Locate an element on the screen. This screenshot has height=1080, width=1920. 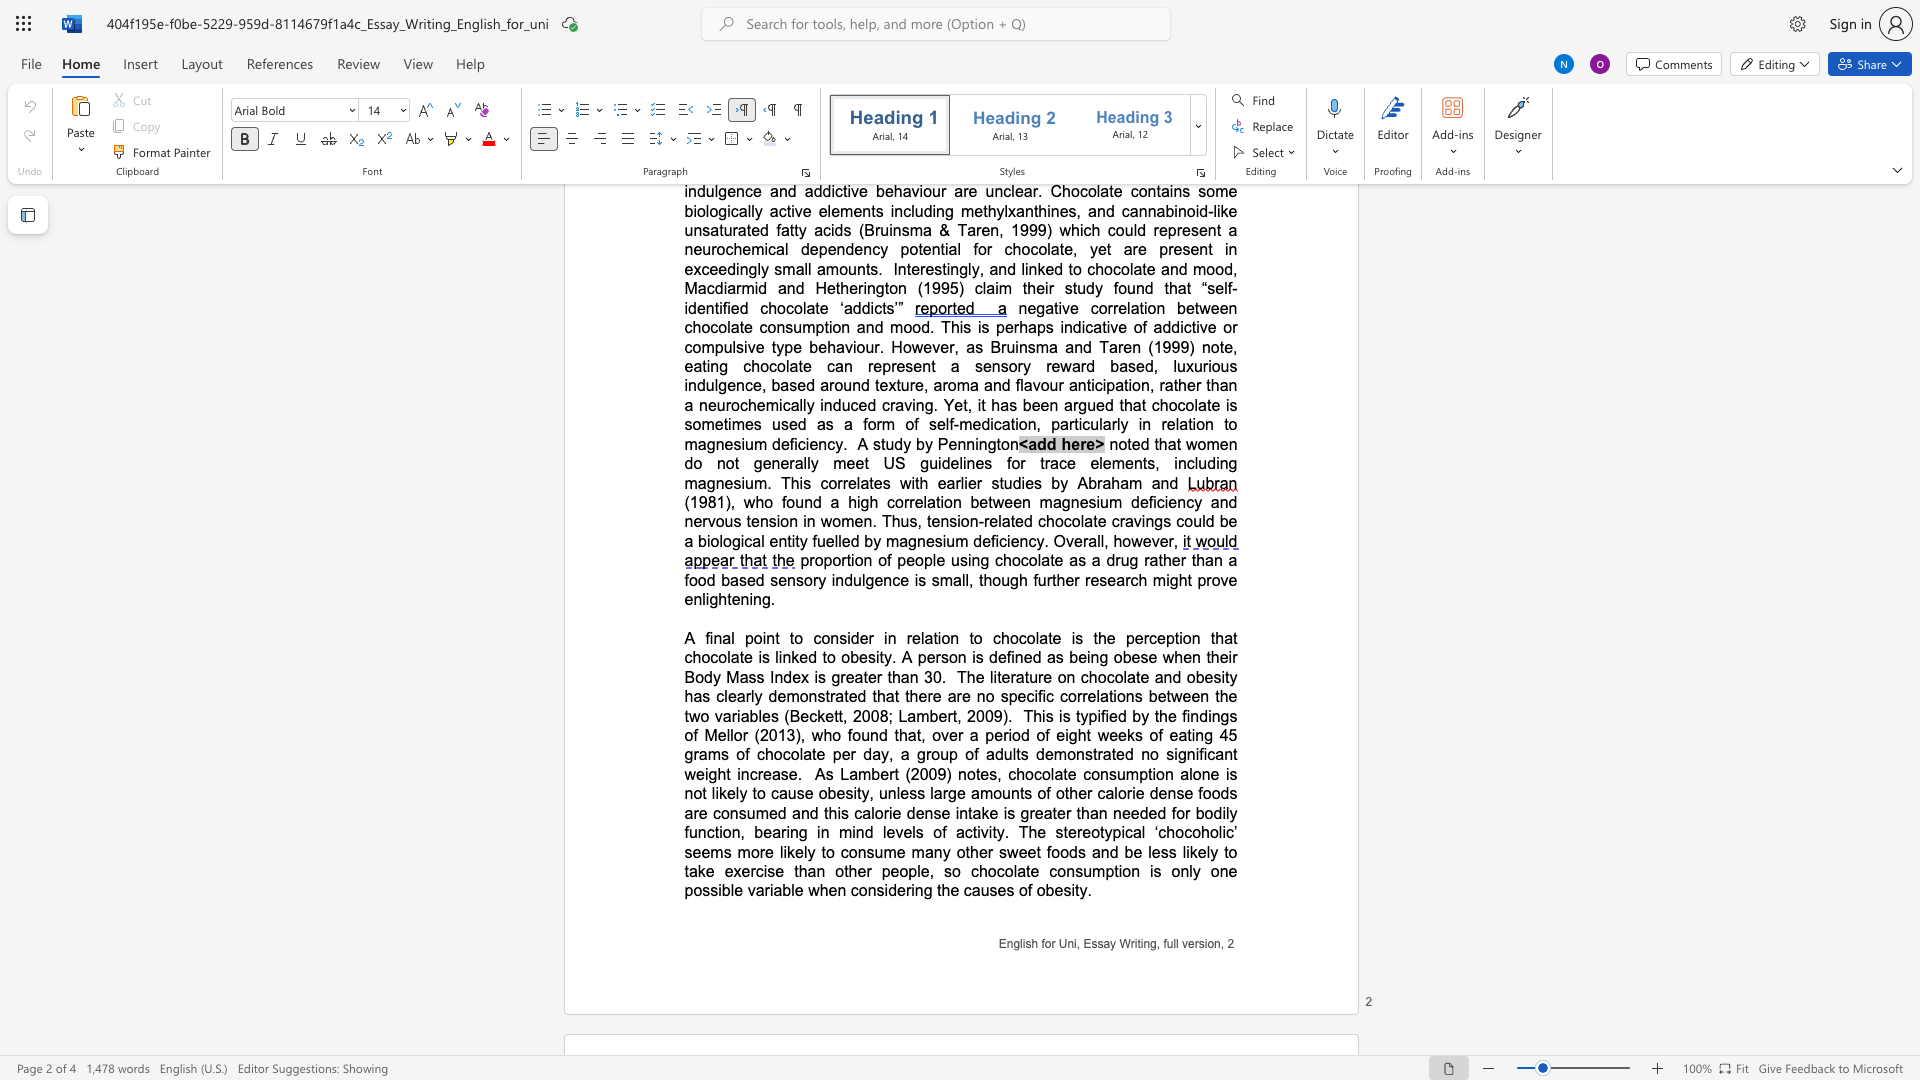
the subset text "ure on chocolate a" within the text "The literature on chocolate and obesity has clearly" is located at coordinates (1029, 676).